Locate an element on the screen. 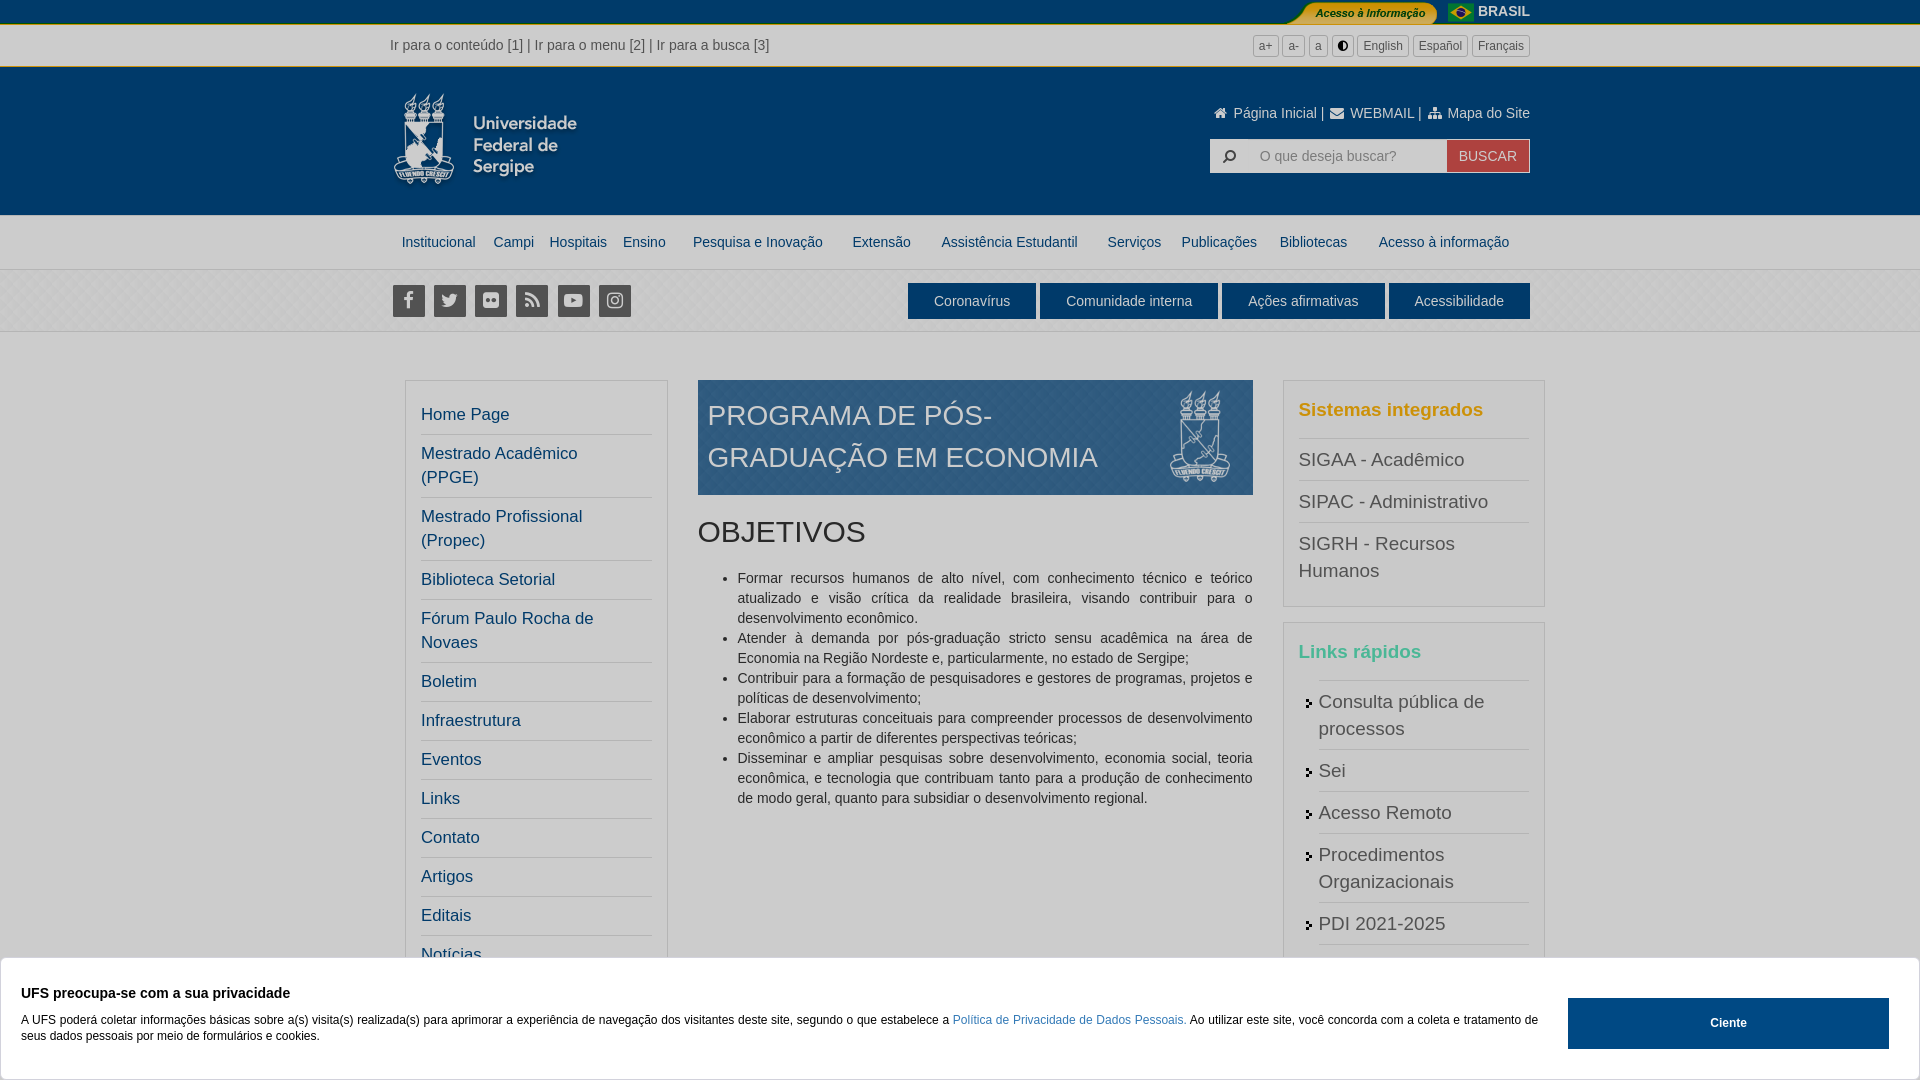  'Procedimentos Organizacionais' is located at coordinates (1384, 866).